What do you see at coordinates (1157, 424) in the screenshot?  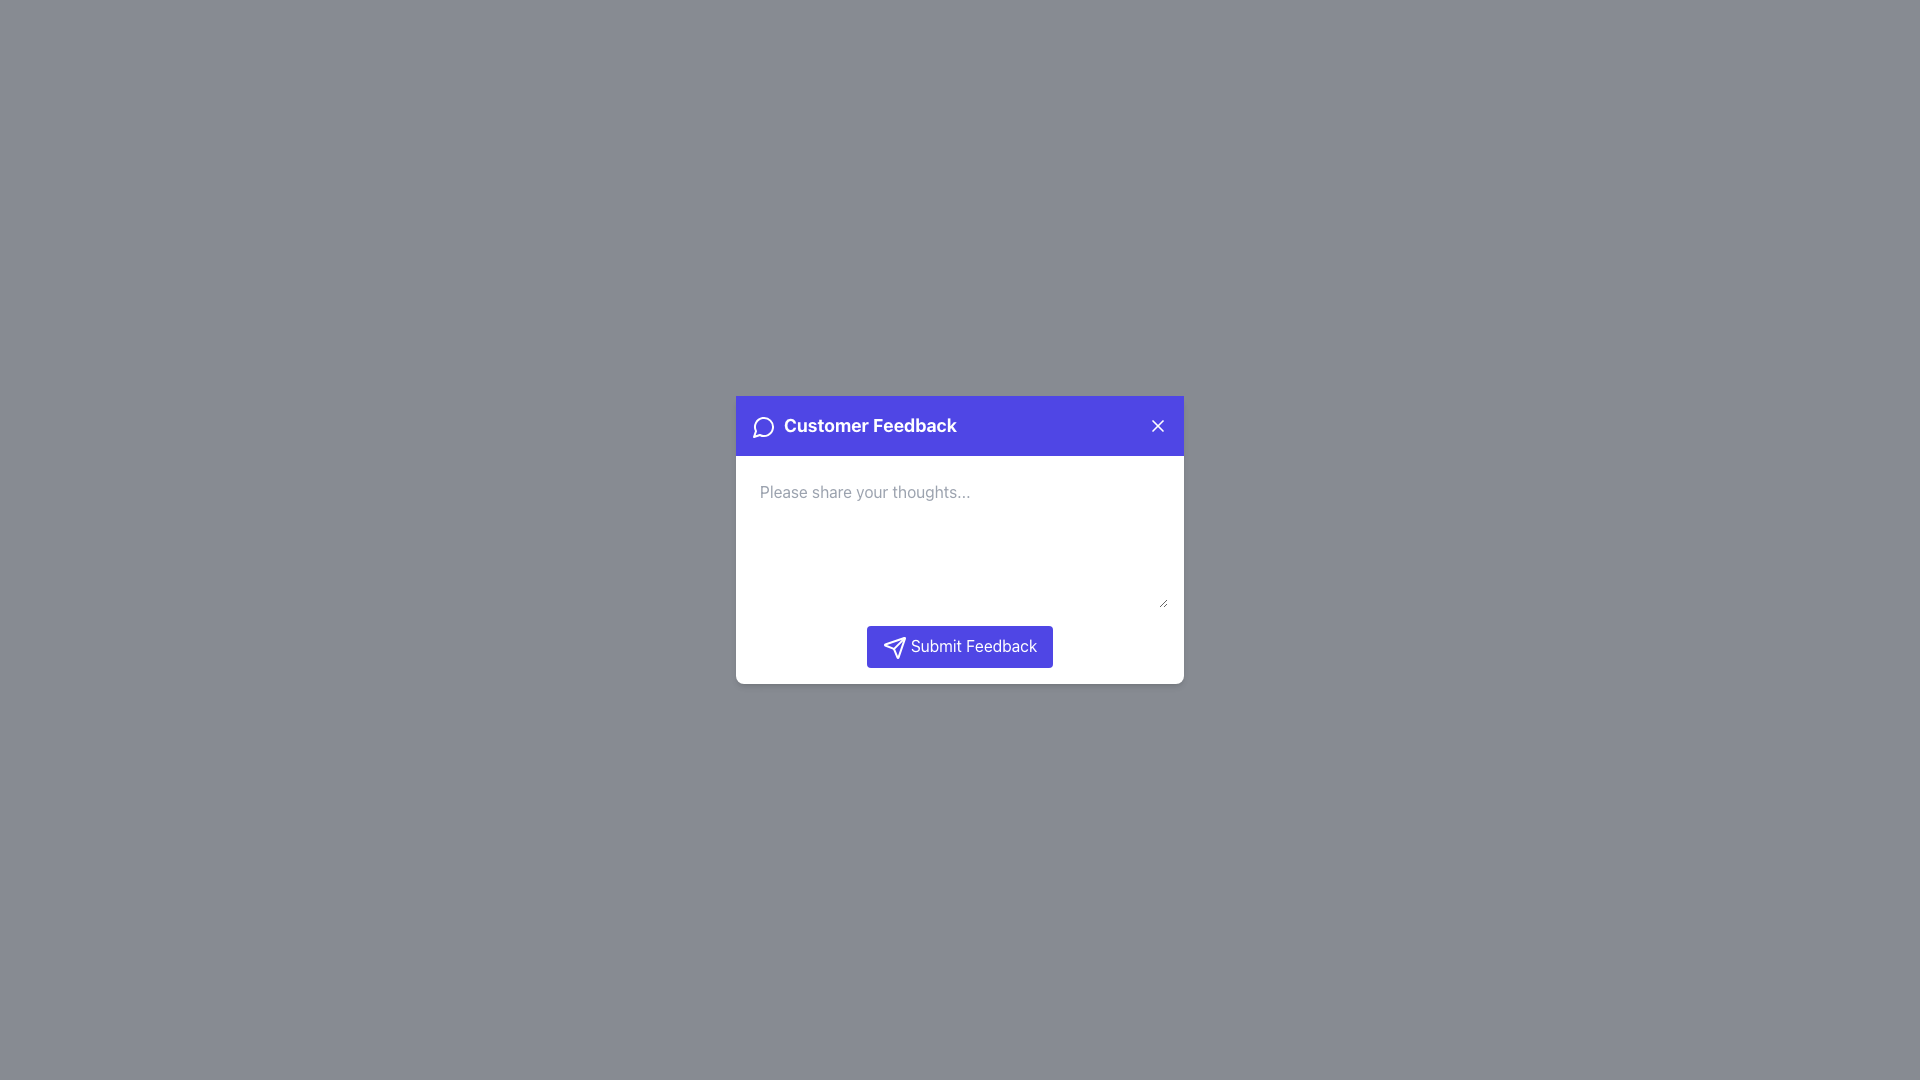 I see `the diagonal cross line forming an 'X' mark in the close button located at the top-right corner of the purple header bar in the feedback modal` at bounding box center [1157, 424].